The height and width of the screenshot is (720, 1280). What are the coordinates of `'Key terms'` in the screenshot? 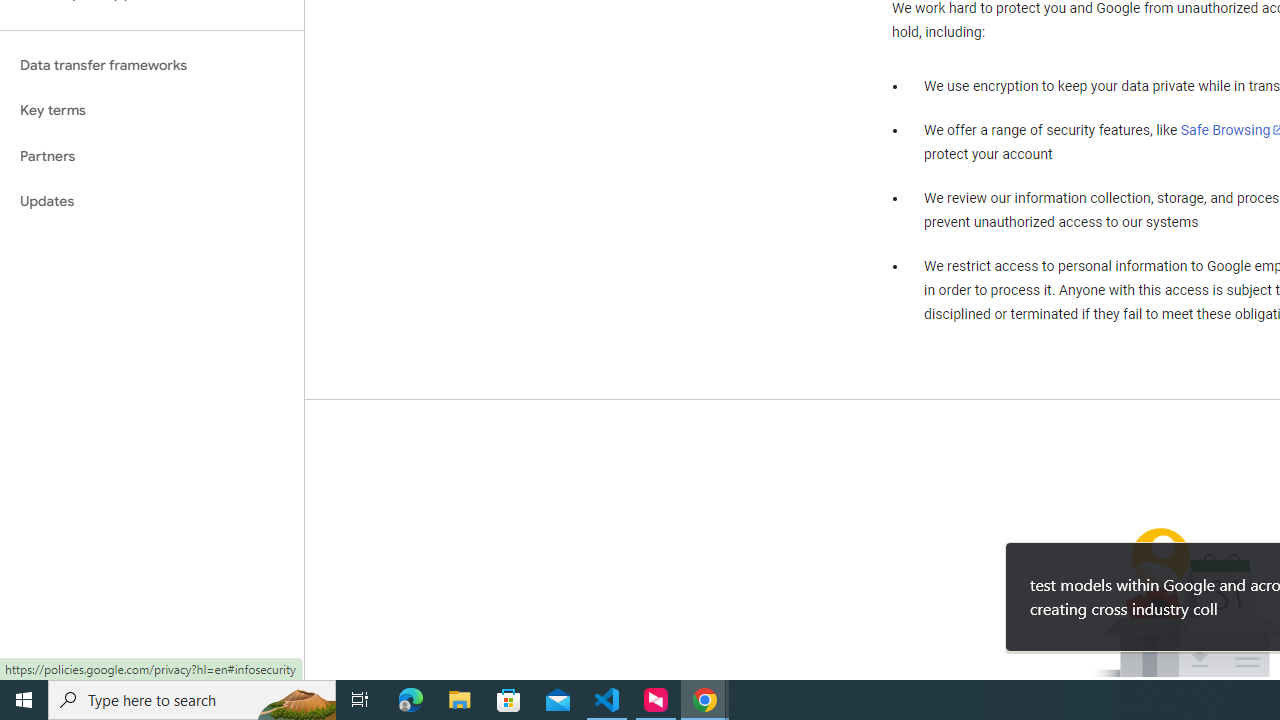 It's located at (151, 110).